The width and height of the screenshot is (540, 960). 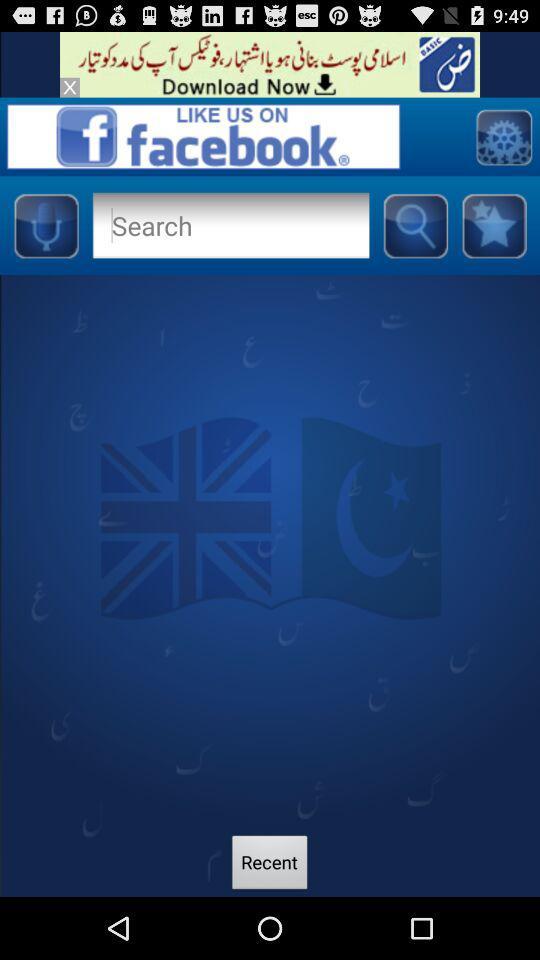 What do you see at coordinates (68, 87) in the screenshot?
I see `advertisements` at bounding box center [68, 87].